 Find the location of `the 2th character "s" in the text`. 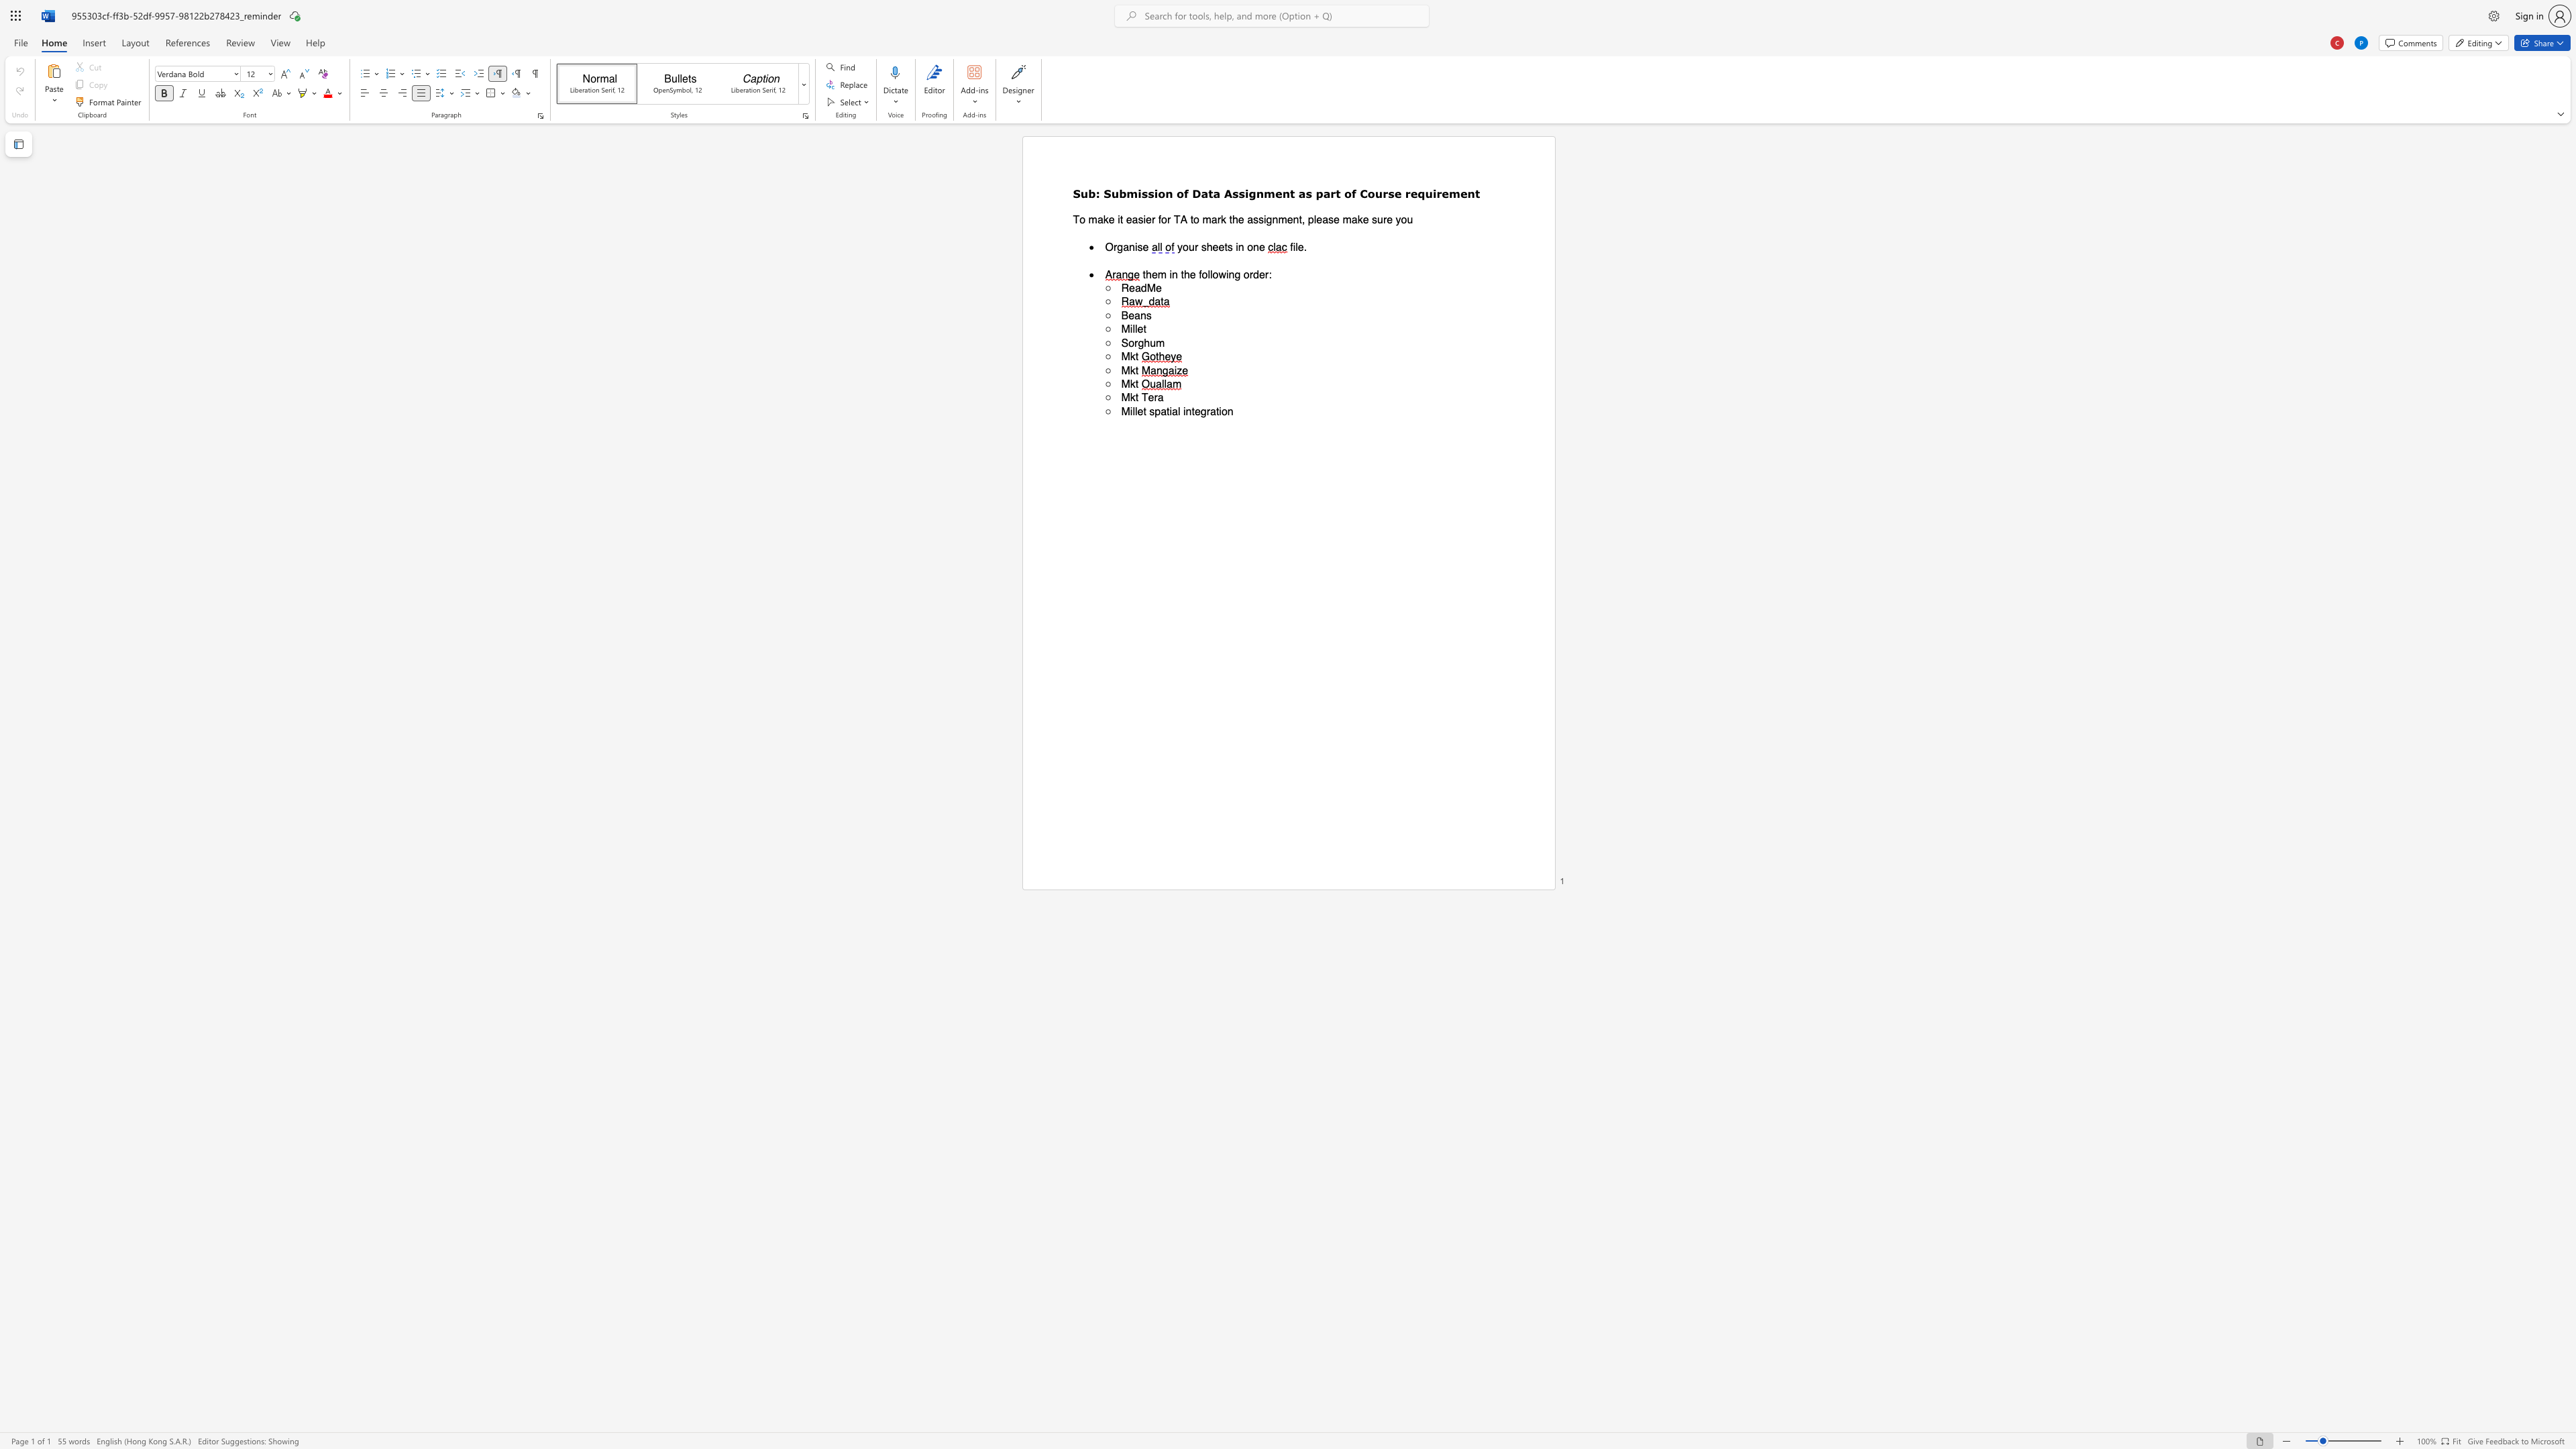

the 2th character "s" in the text is located at coordinates (1230, 246).